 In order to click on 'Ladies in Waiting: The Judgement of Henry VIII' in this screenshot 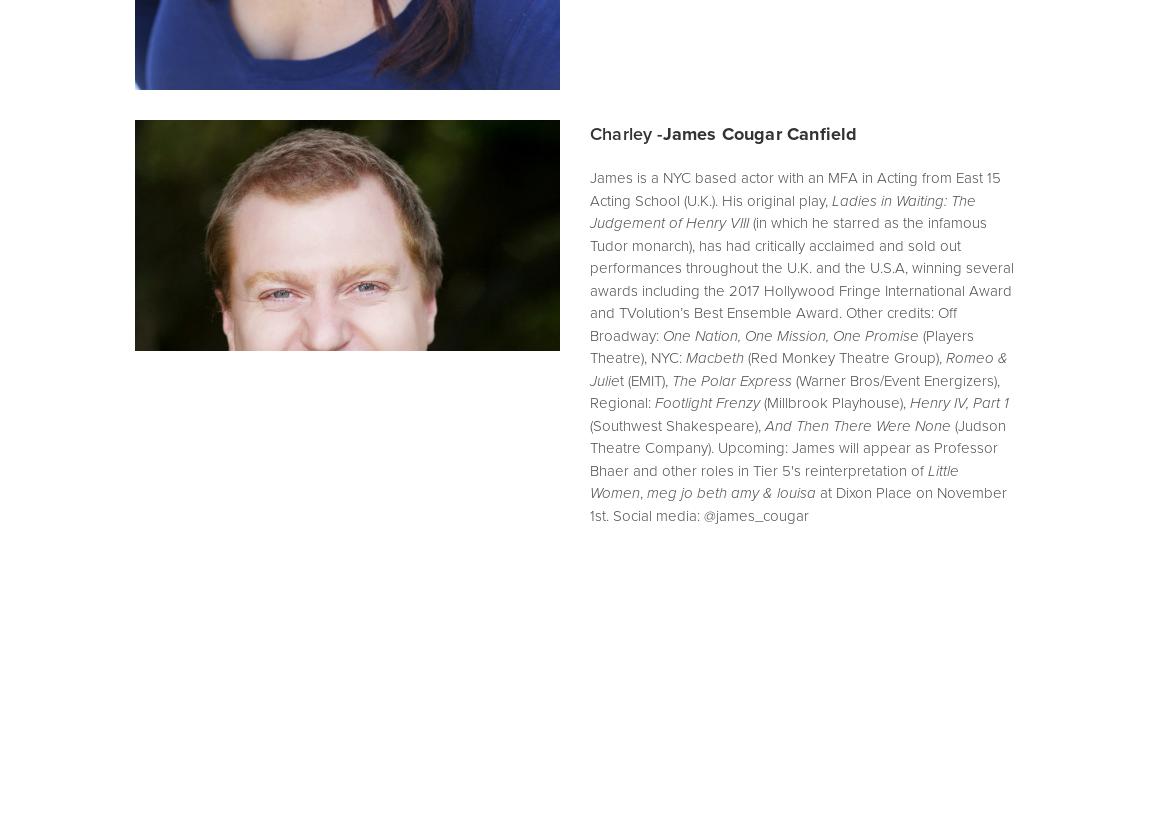, I will do `click(783, 211)`.